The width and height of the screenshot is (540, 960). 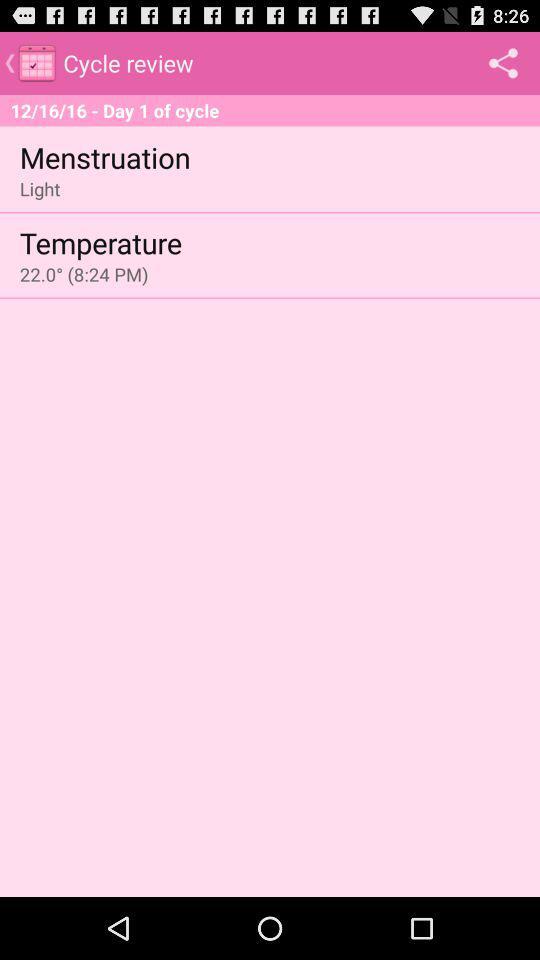 What do you see at coordinates (40, 188) in the screenshot?
I see `app above the temperature` at bounding box center [40, 188].